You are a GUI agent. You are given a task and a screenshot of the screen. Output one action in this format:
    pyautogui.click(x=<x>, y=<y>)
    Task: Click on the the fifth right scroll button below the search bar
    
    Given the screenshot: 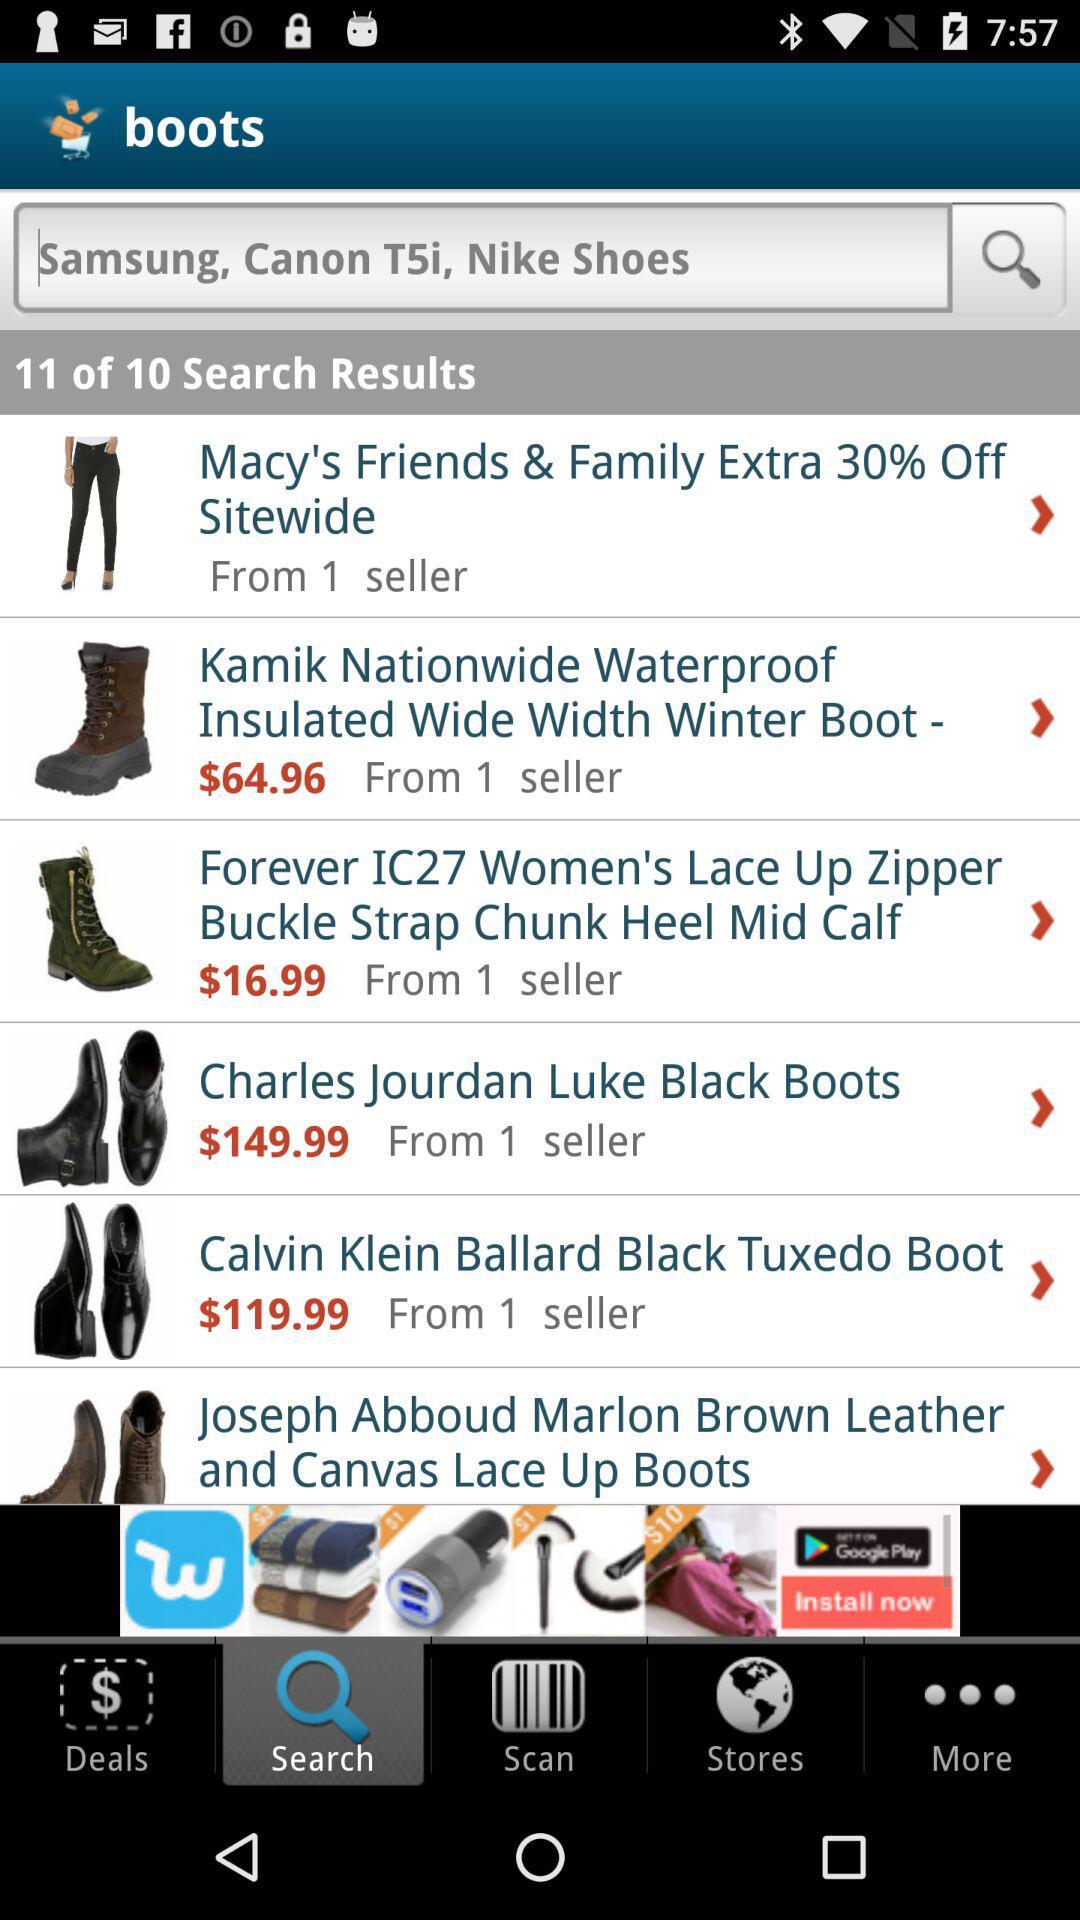 What is the action you would take?
    pyautogui.click(x=1040, y=1281)
    